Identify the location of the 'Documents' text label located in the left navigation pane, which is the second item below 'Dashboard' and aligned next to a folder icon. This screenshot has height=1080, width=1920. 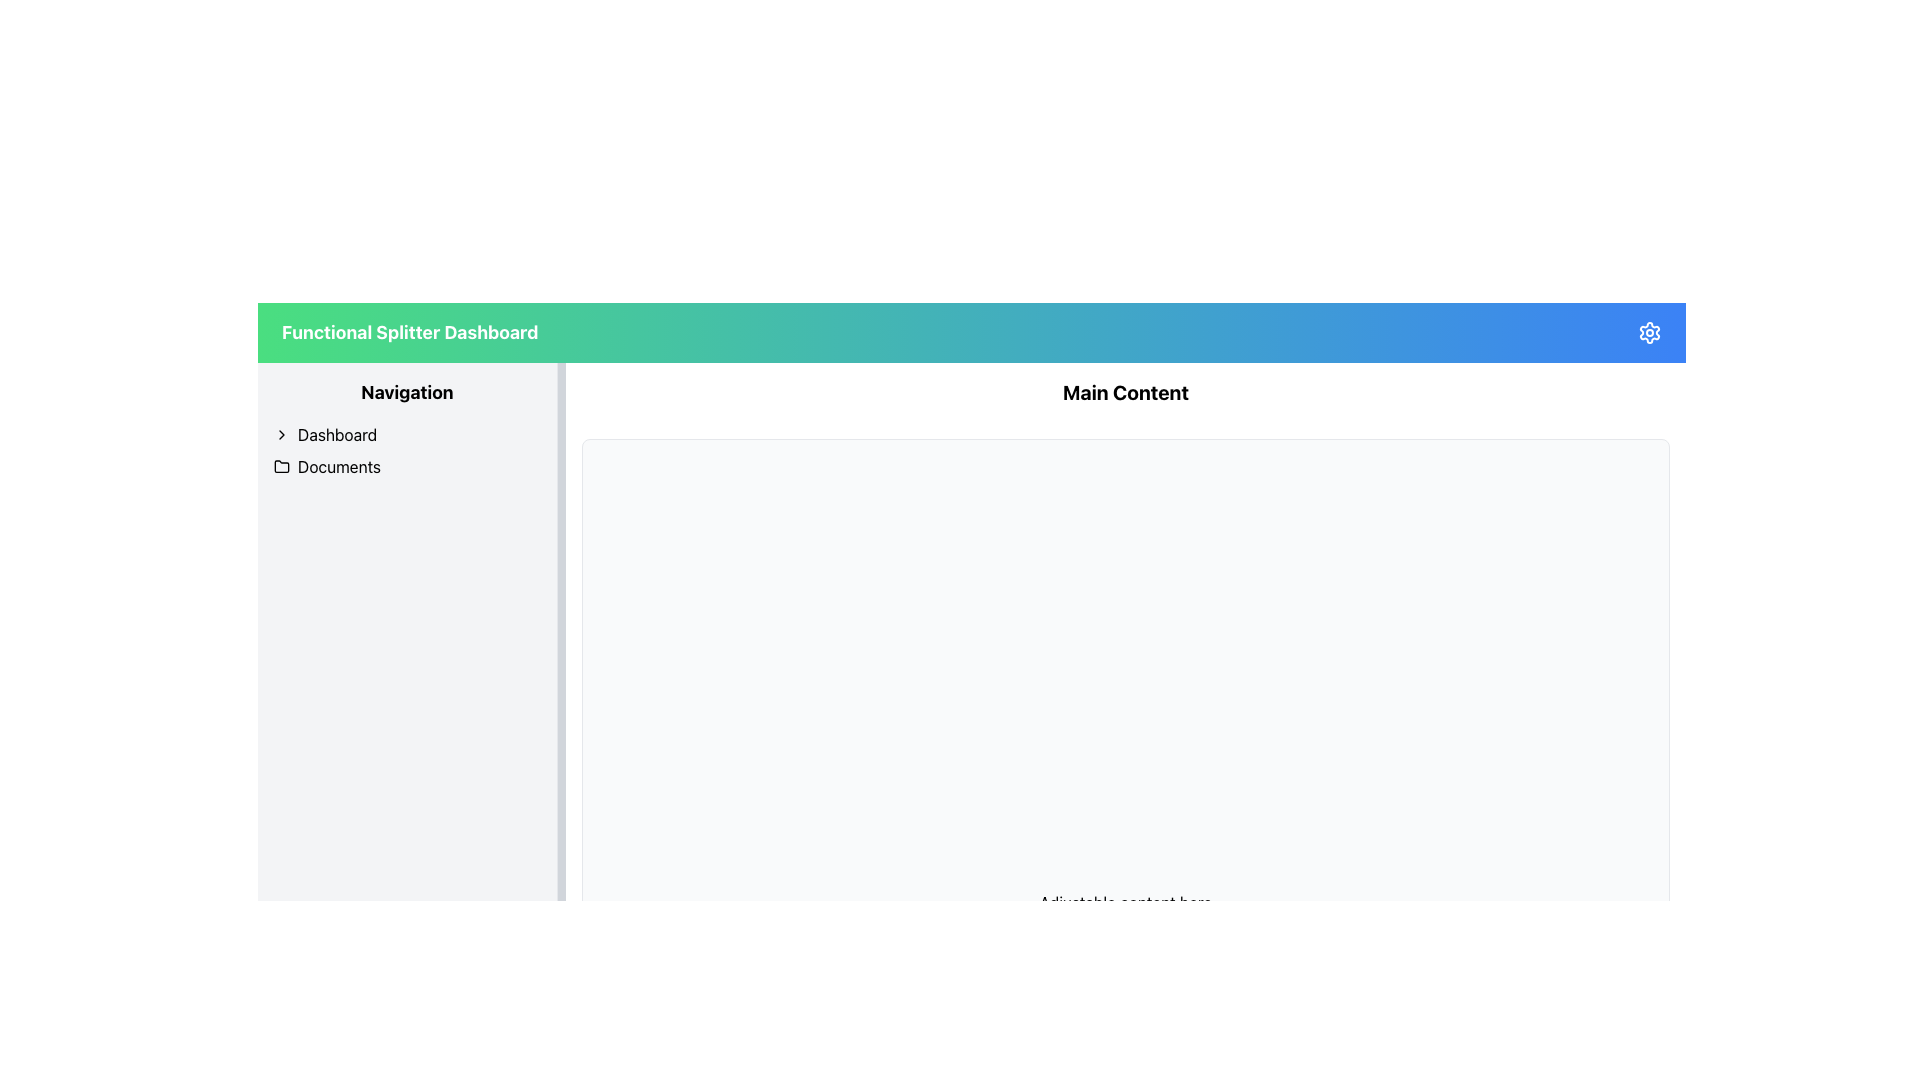
(339, 466).